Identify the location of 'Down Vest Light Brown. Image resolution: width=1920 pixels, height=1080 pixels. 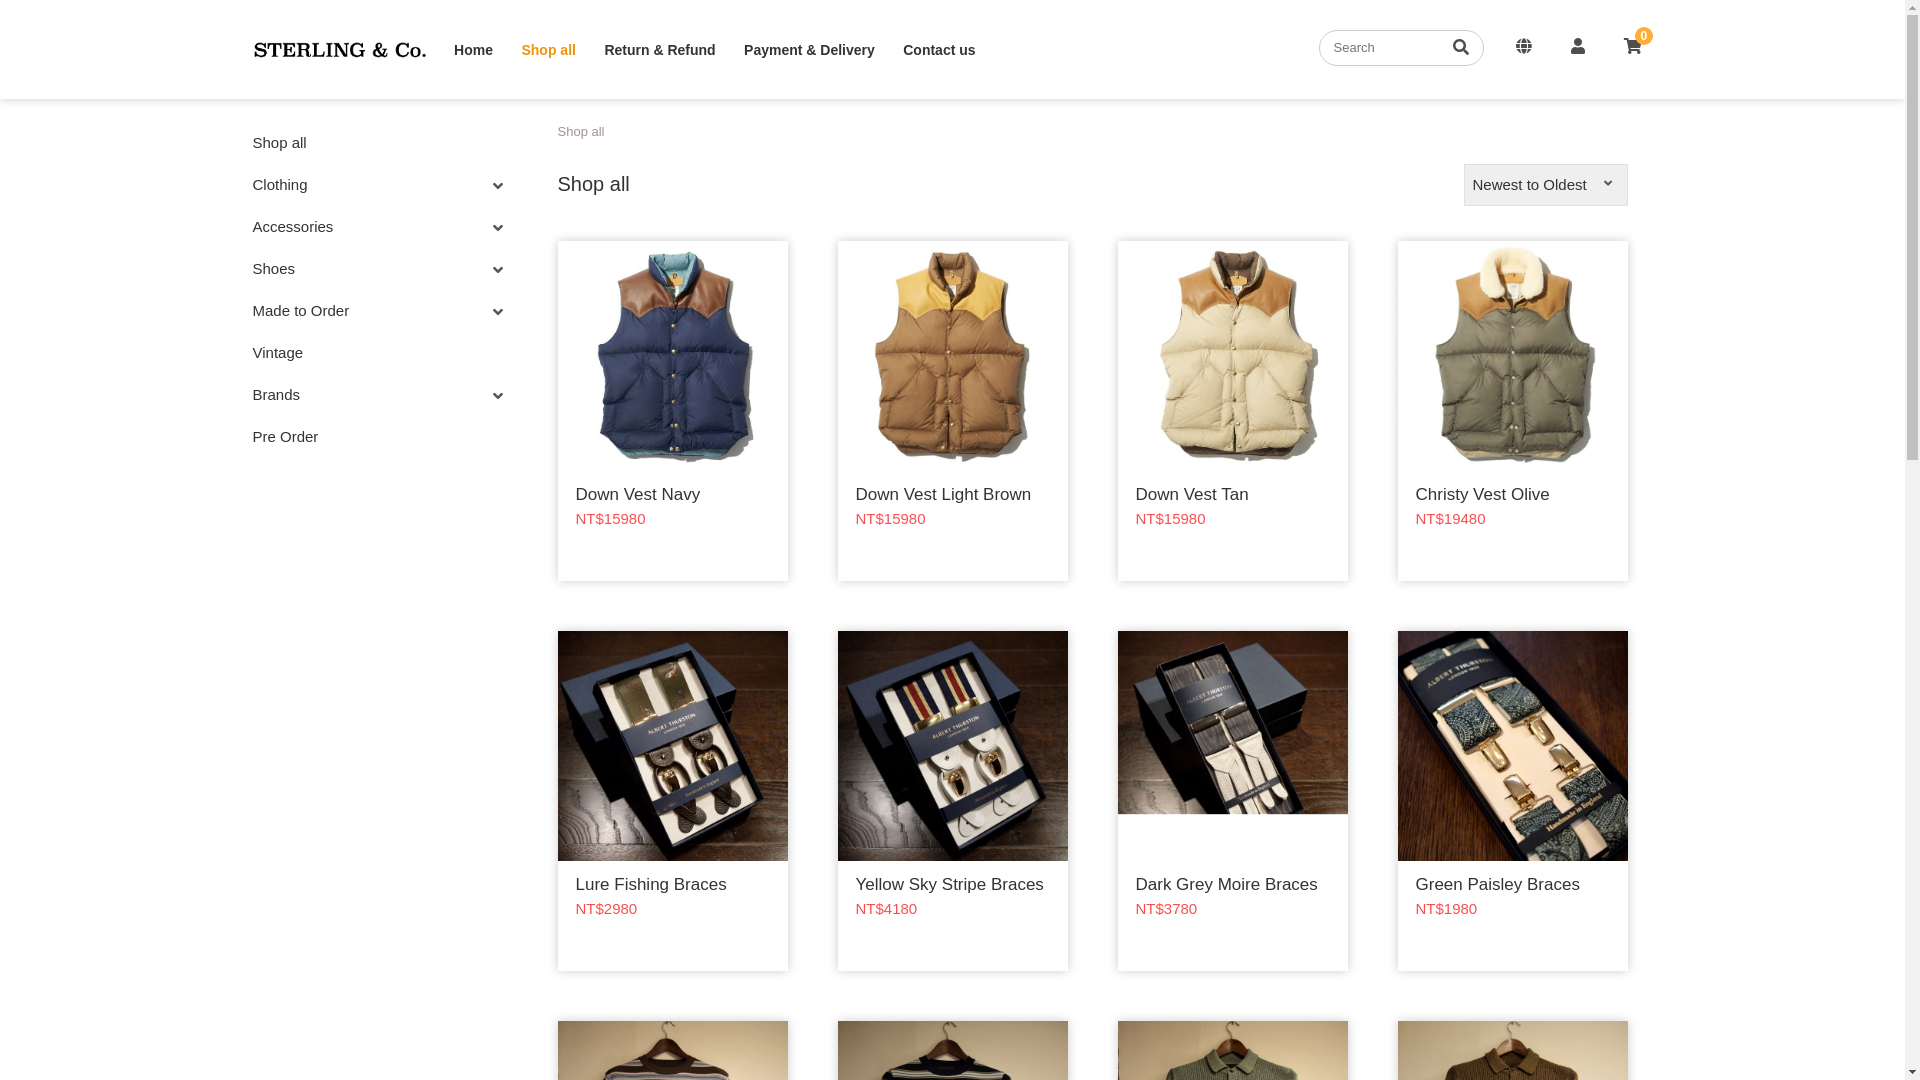
(952, 410).